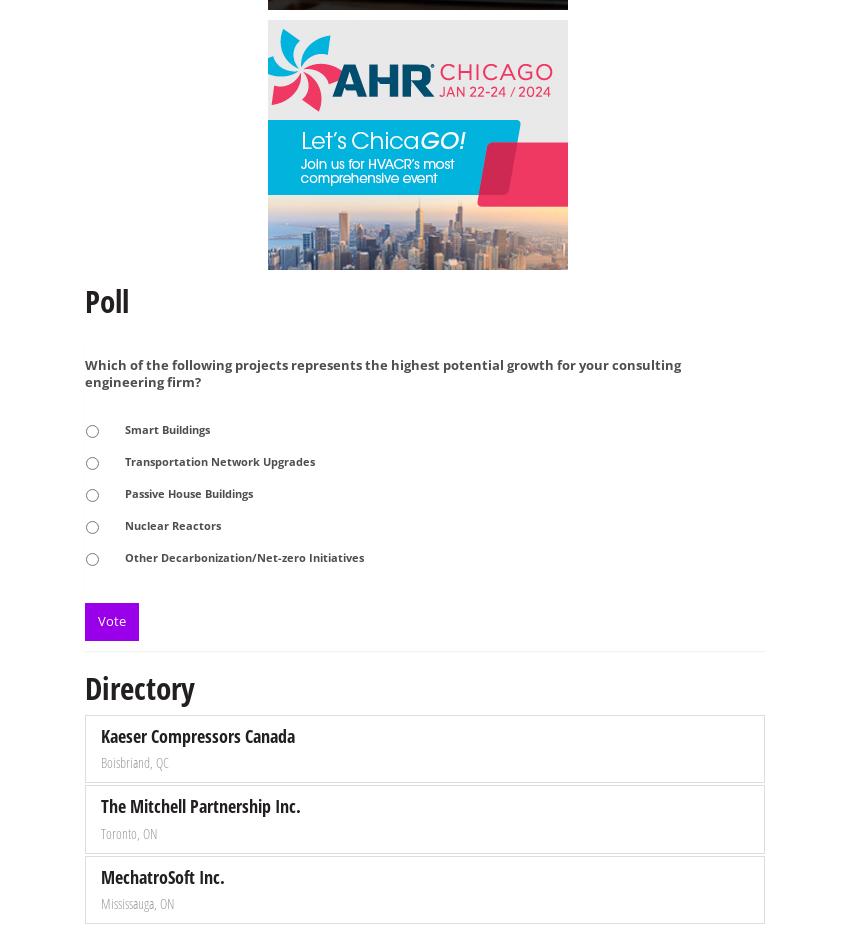 The height and width of the screenshot is (948, 865). What do you see at coordinates (166, 428) in the screenshot?
I see `'Smart Buildings'` at bounding box center [166, 428].